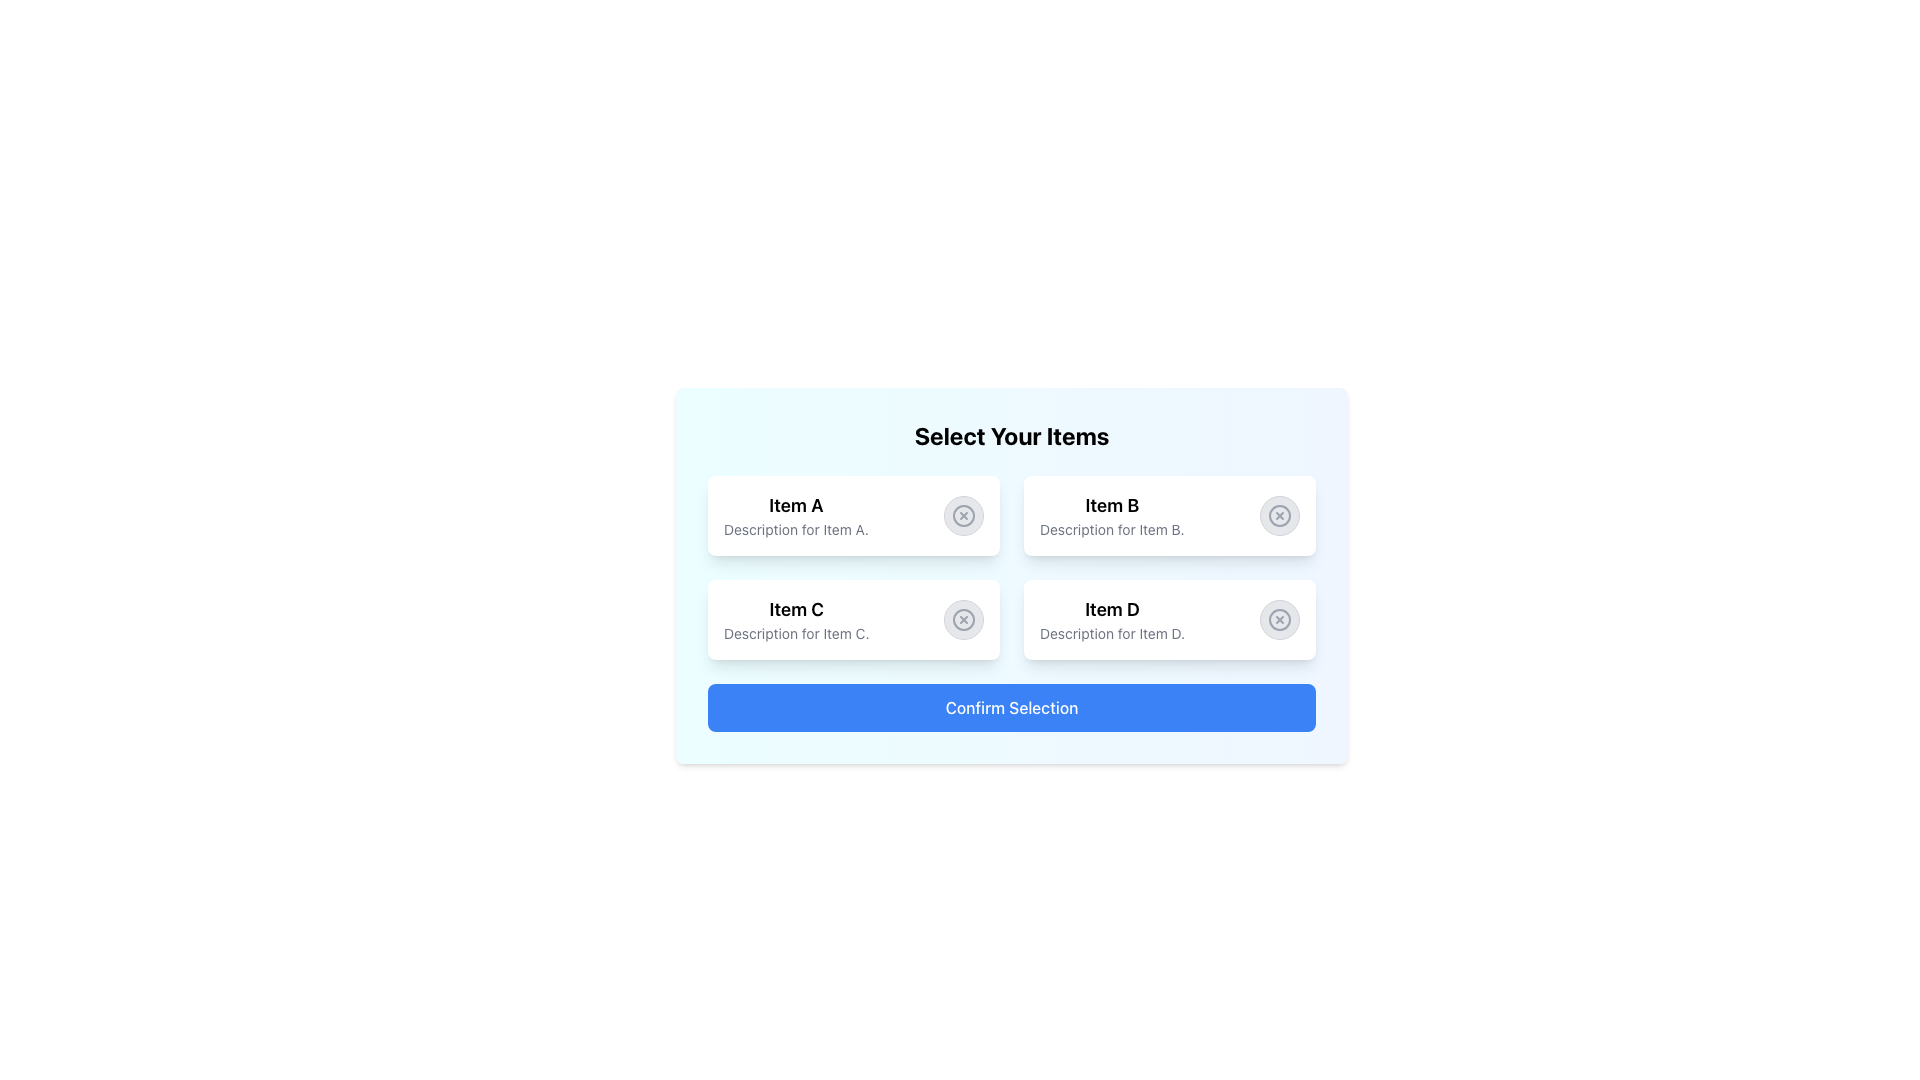 The height and width of the screenshot is (1080, 1920). I want to click on circular graphical element in the top-right corner of 'Item B' for debugging purposes, so click(1280, 515).